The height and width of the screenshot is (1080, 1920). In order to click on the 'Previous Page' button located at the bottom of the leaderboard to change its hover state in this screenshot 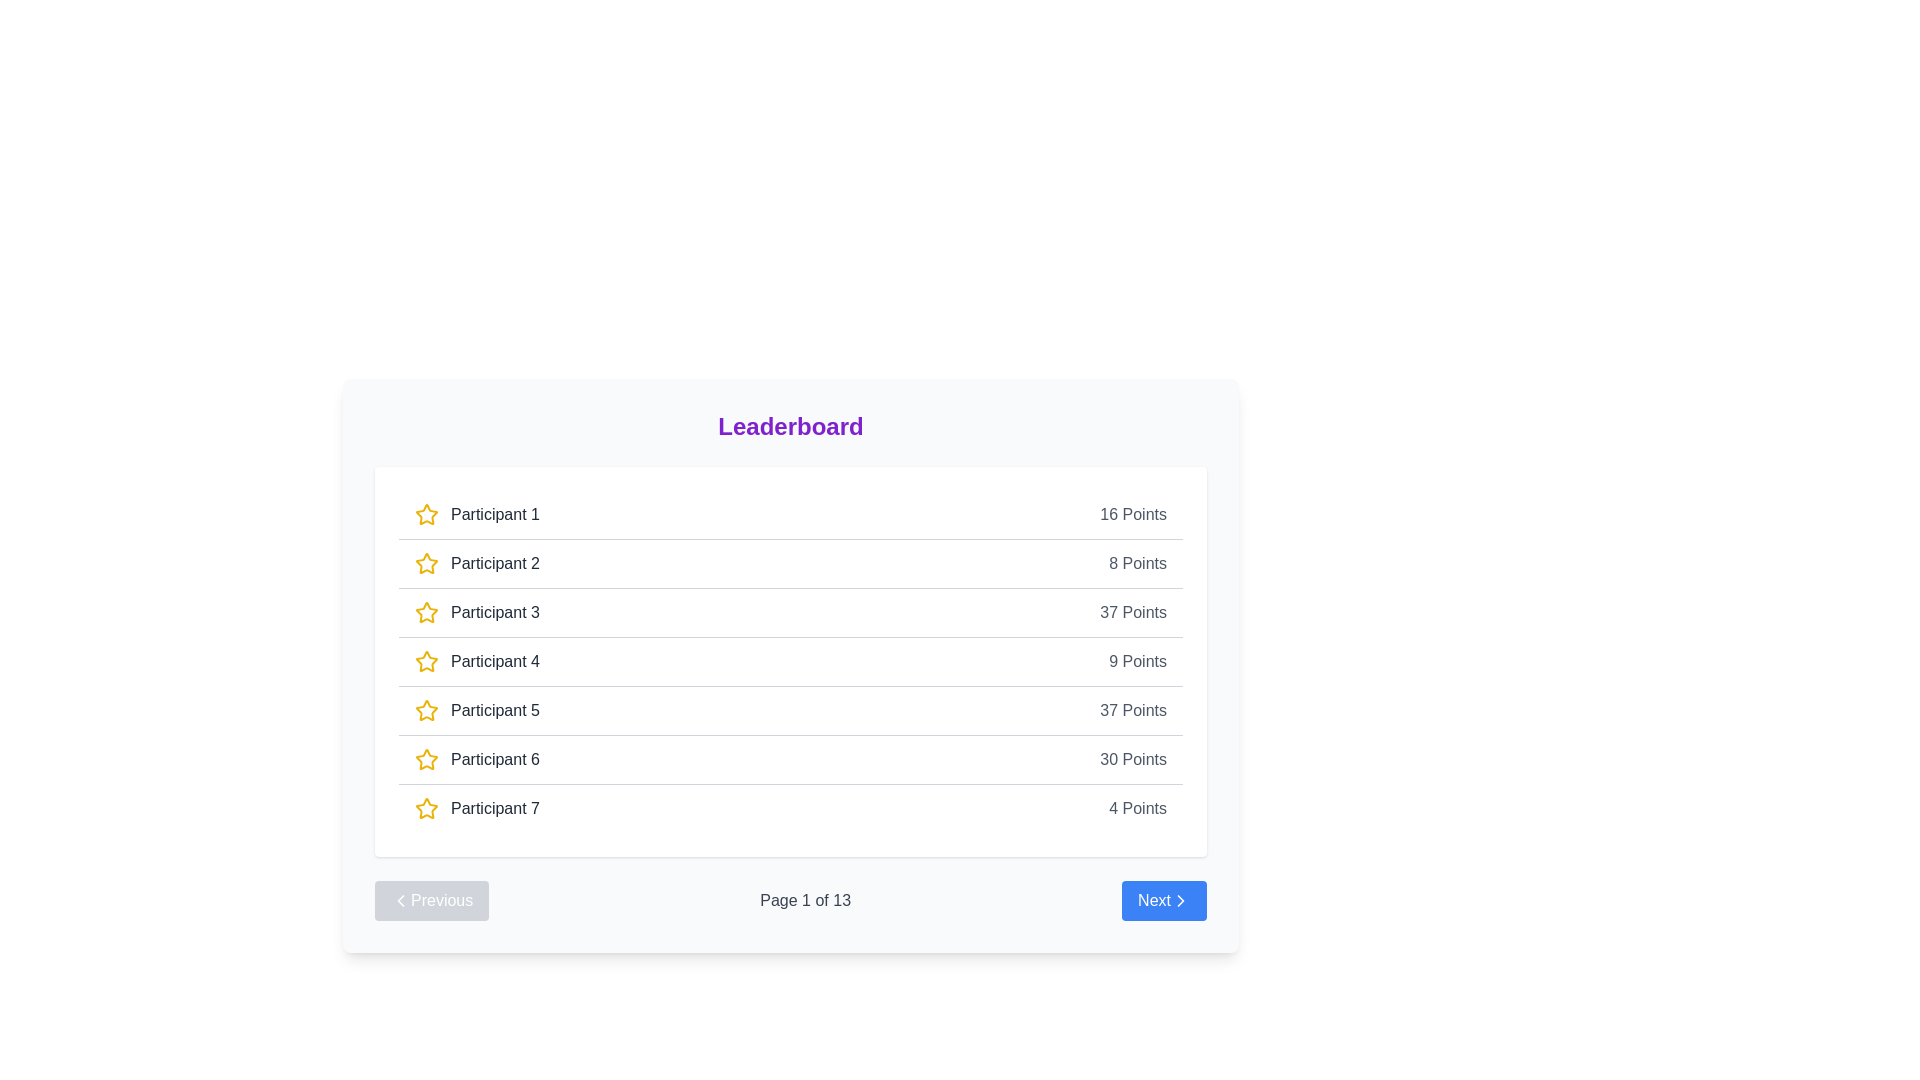, I will do `click(431, 901)`.